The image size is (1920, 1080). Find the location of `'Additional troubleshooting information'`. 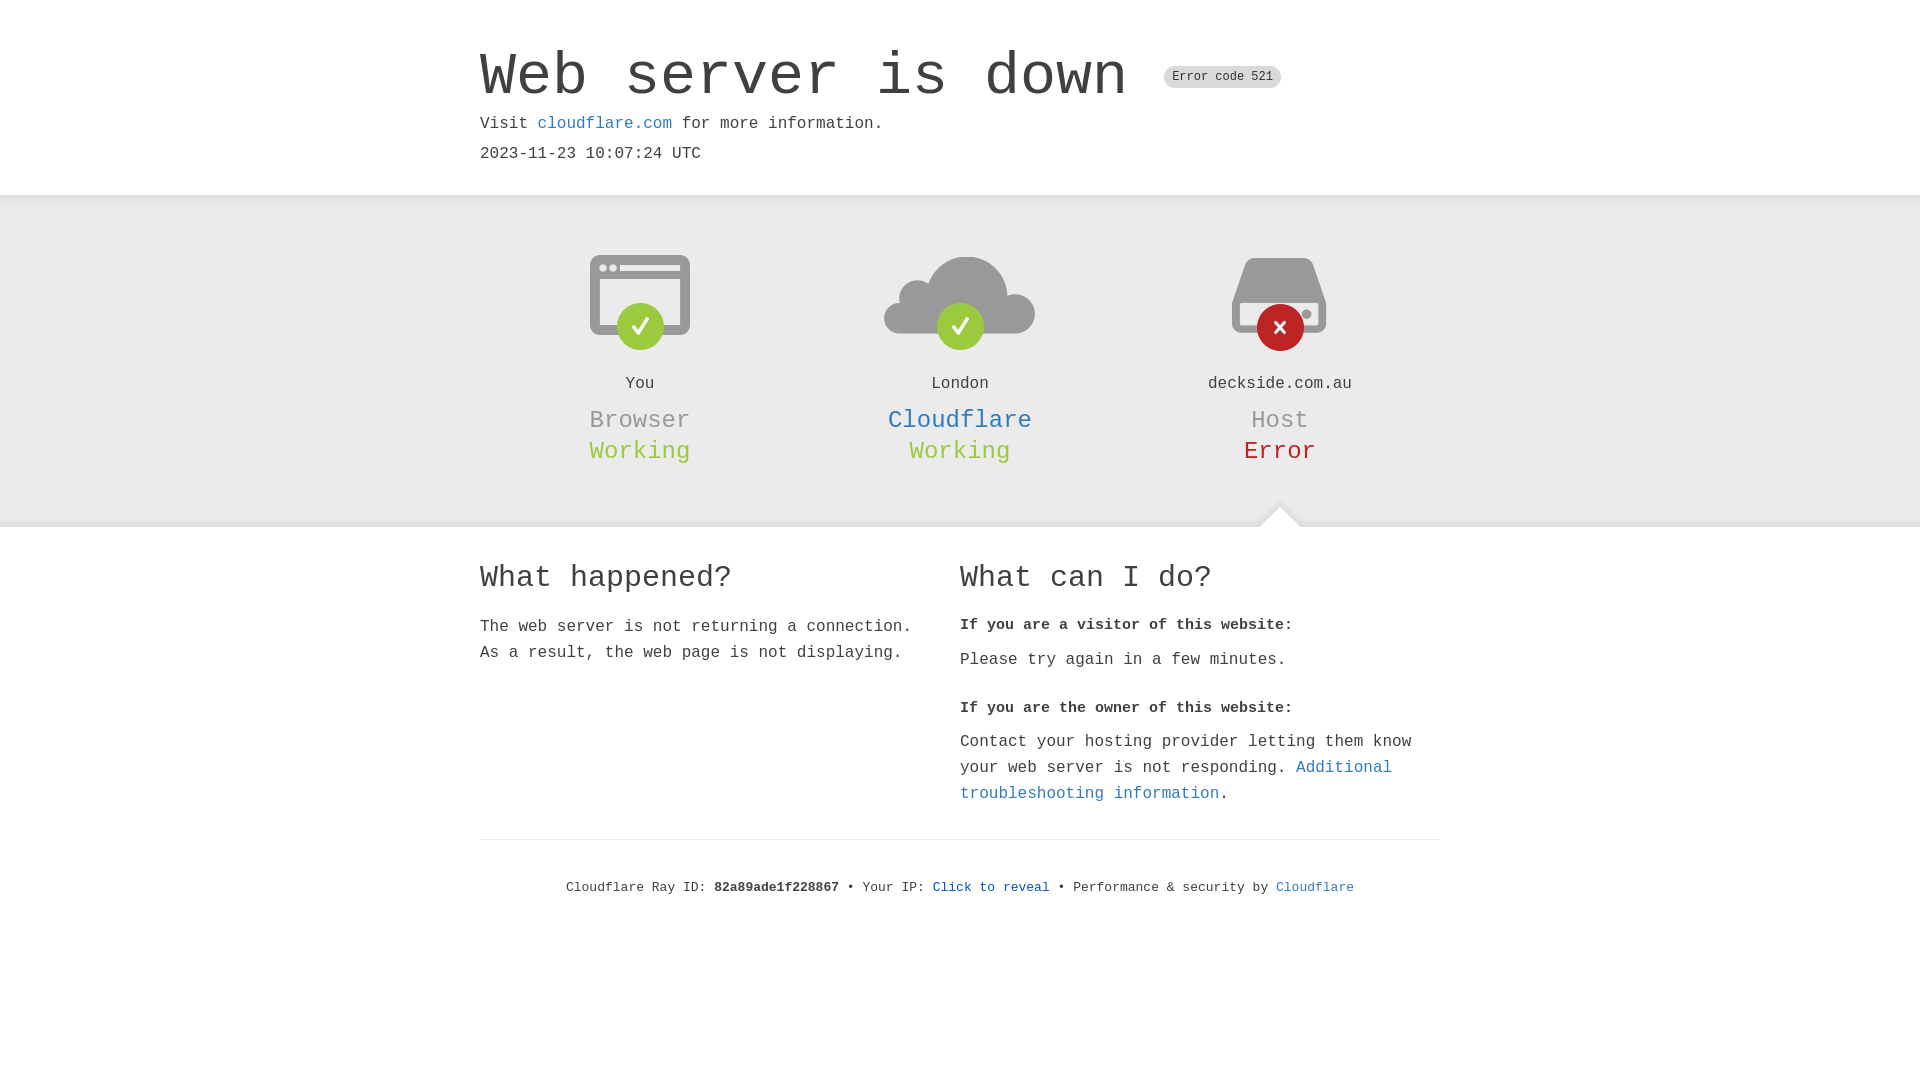

'Additional troubleshooting information' is located at coordinates (1176, 779).